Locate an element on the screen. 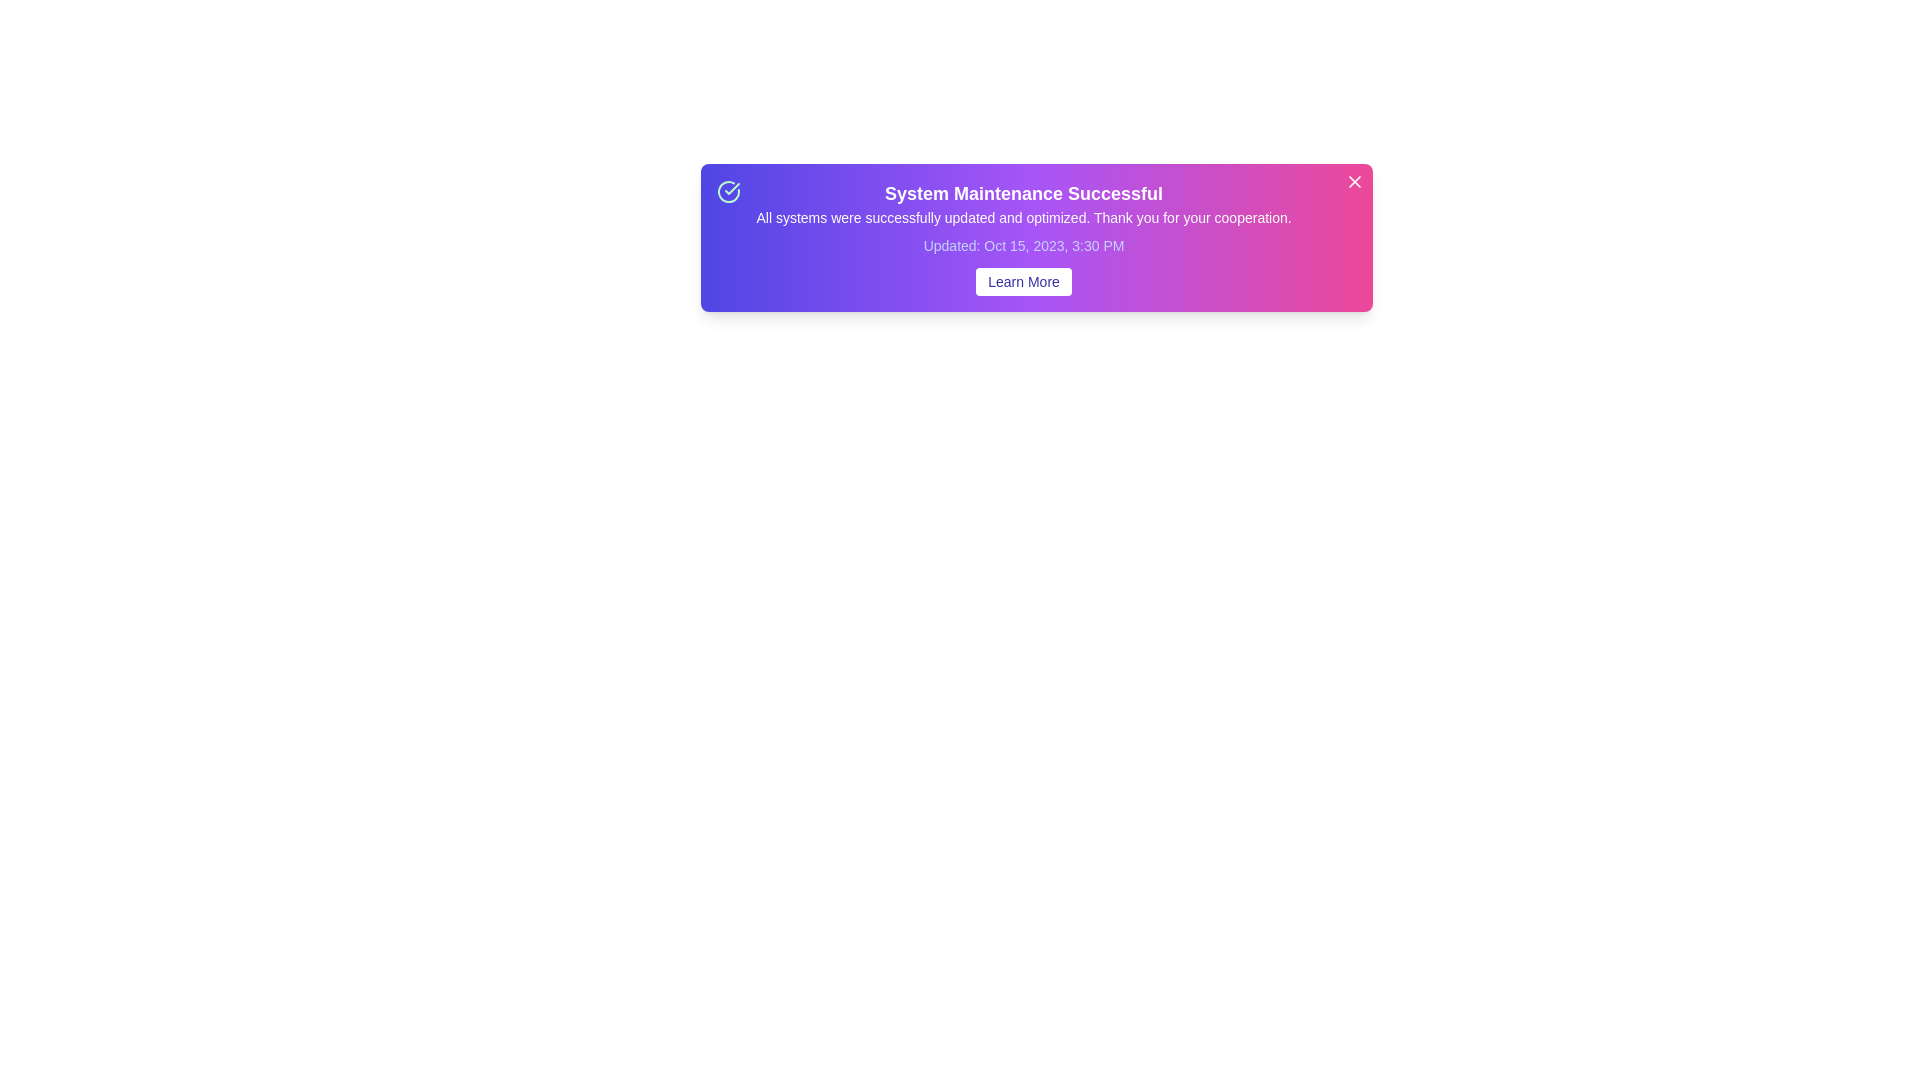  close button at the top-right corner of the alert to close it is located at coordinates (1354, 181).